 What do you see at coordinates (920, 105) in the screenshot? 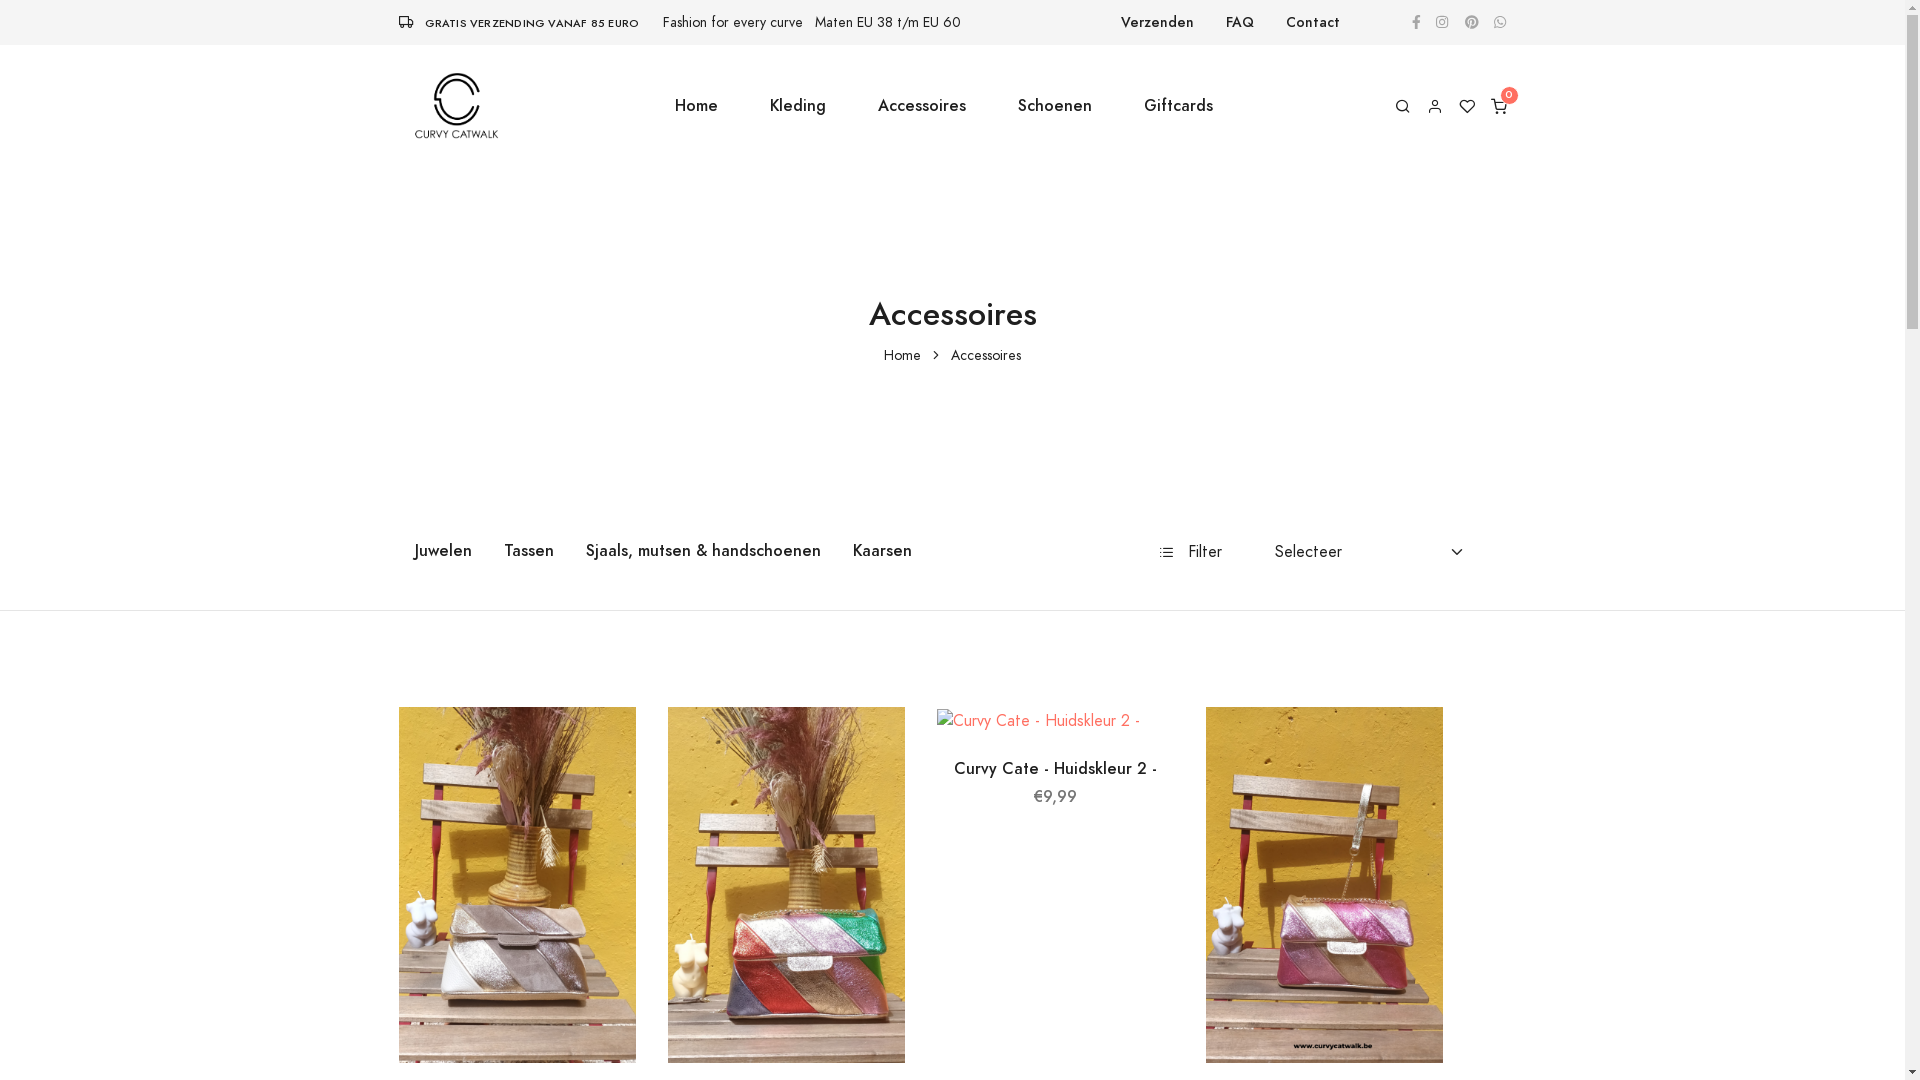
I see `'Accessoires'` at bounding box center [920, 105].